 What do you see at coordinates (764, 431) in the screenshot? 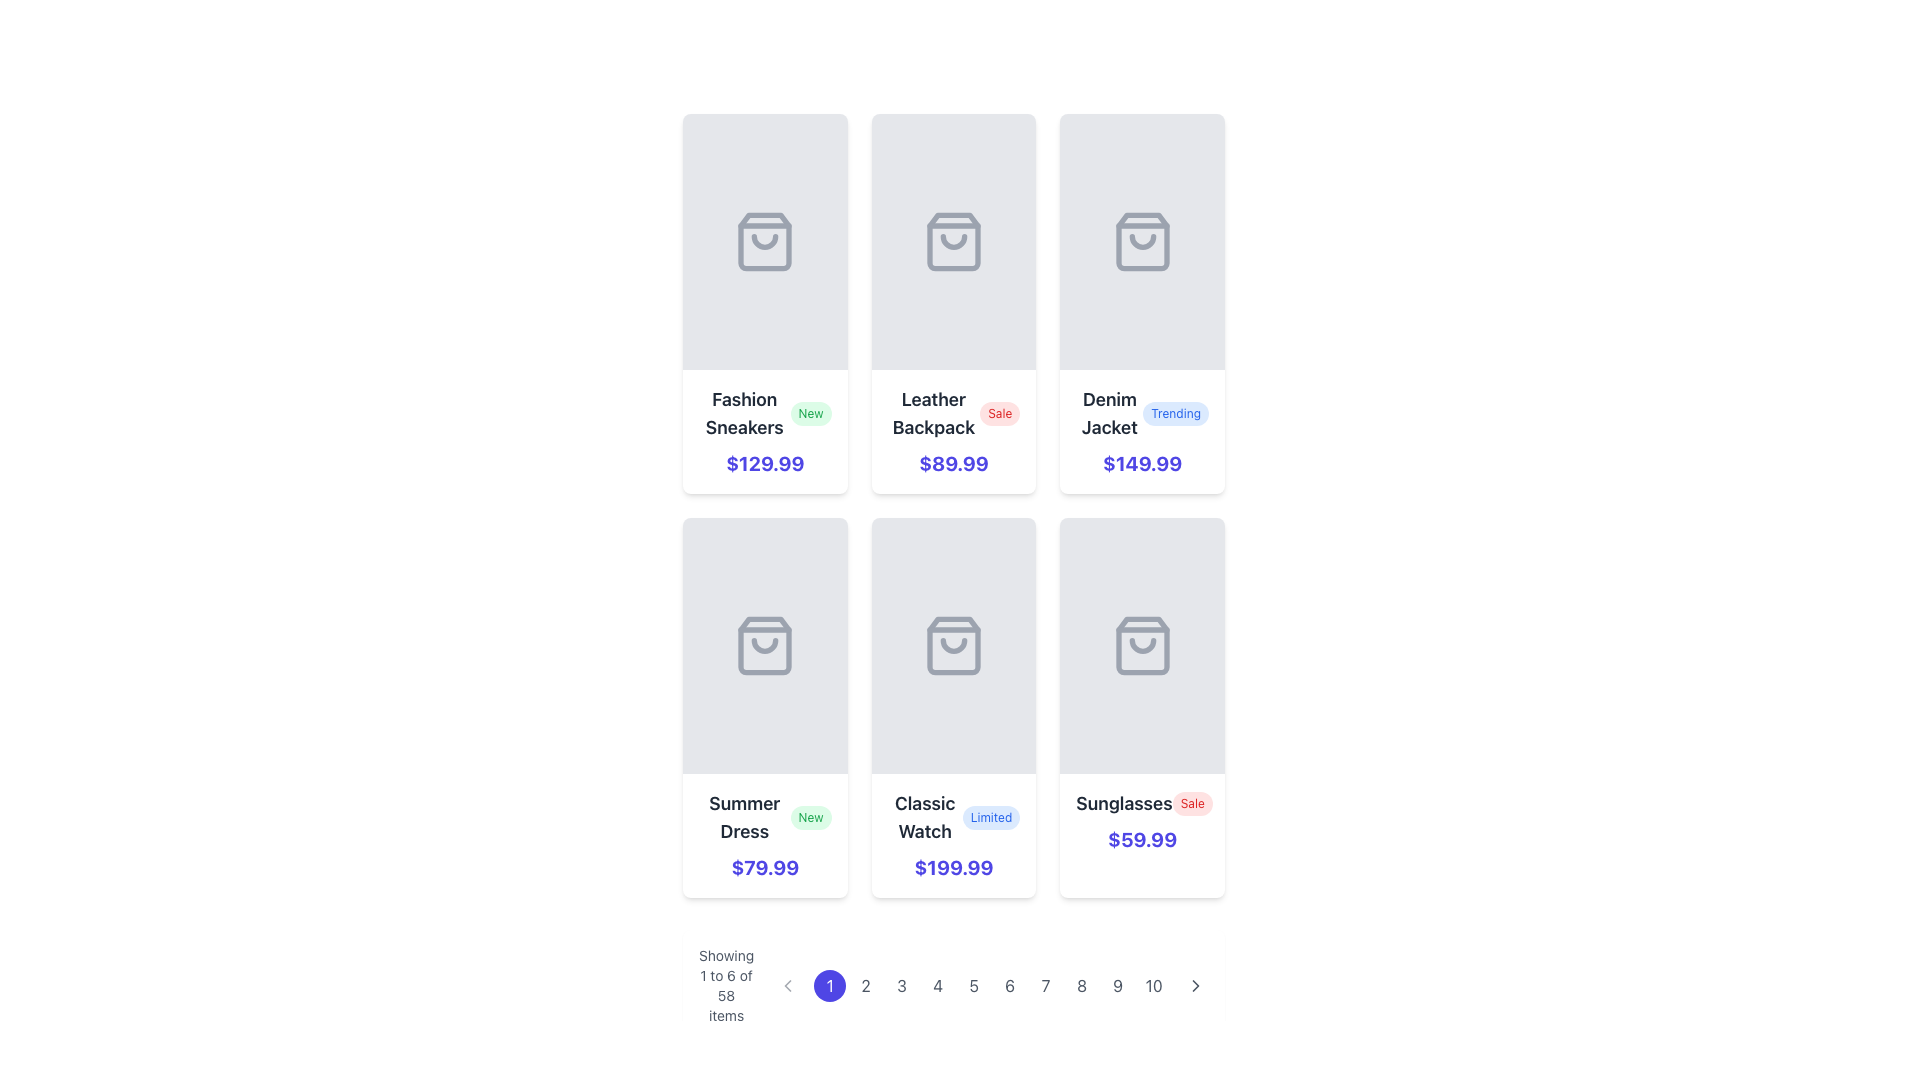
I see `the product name or price in the text block located in the first item card of the grid layout, which presents product details including a badge and price` at bounding box center [764, 431].